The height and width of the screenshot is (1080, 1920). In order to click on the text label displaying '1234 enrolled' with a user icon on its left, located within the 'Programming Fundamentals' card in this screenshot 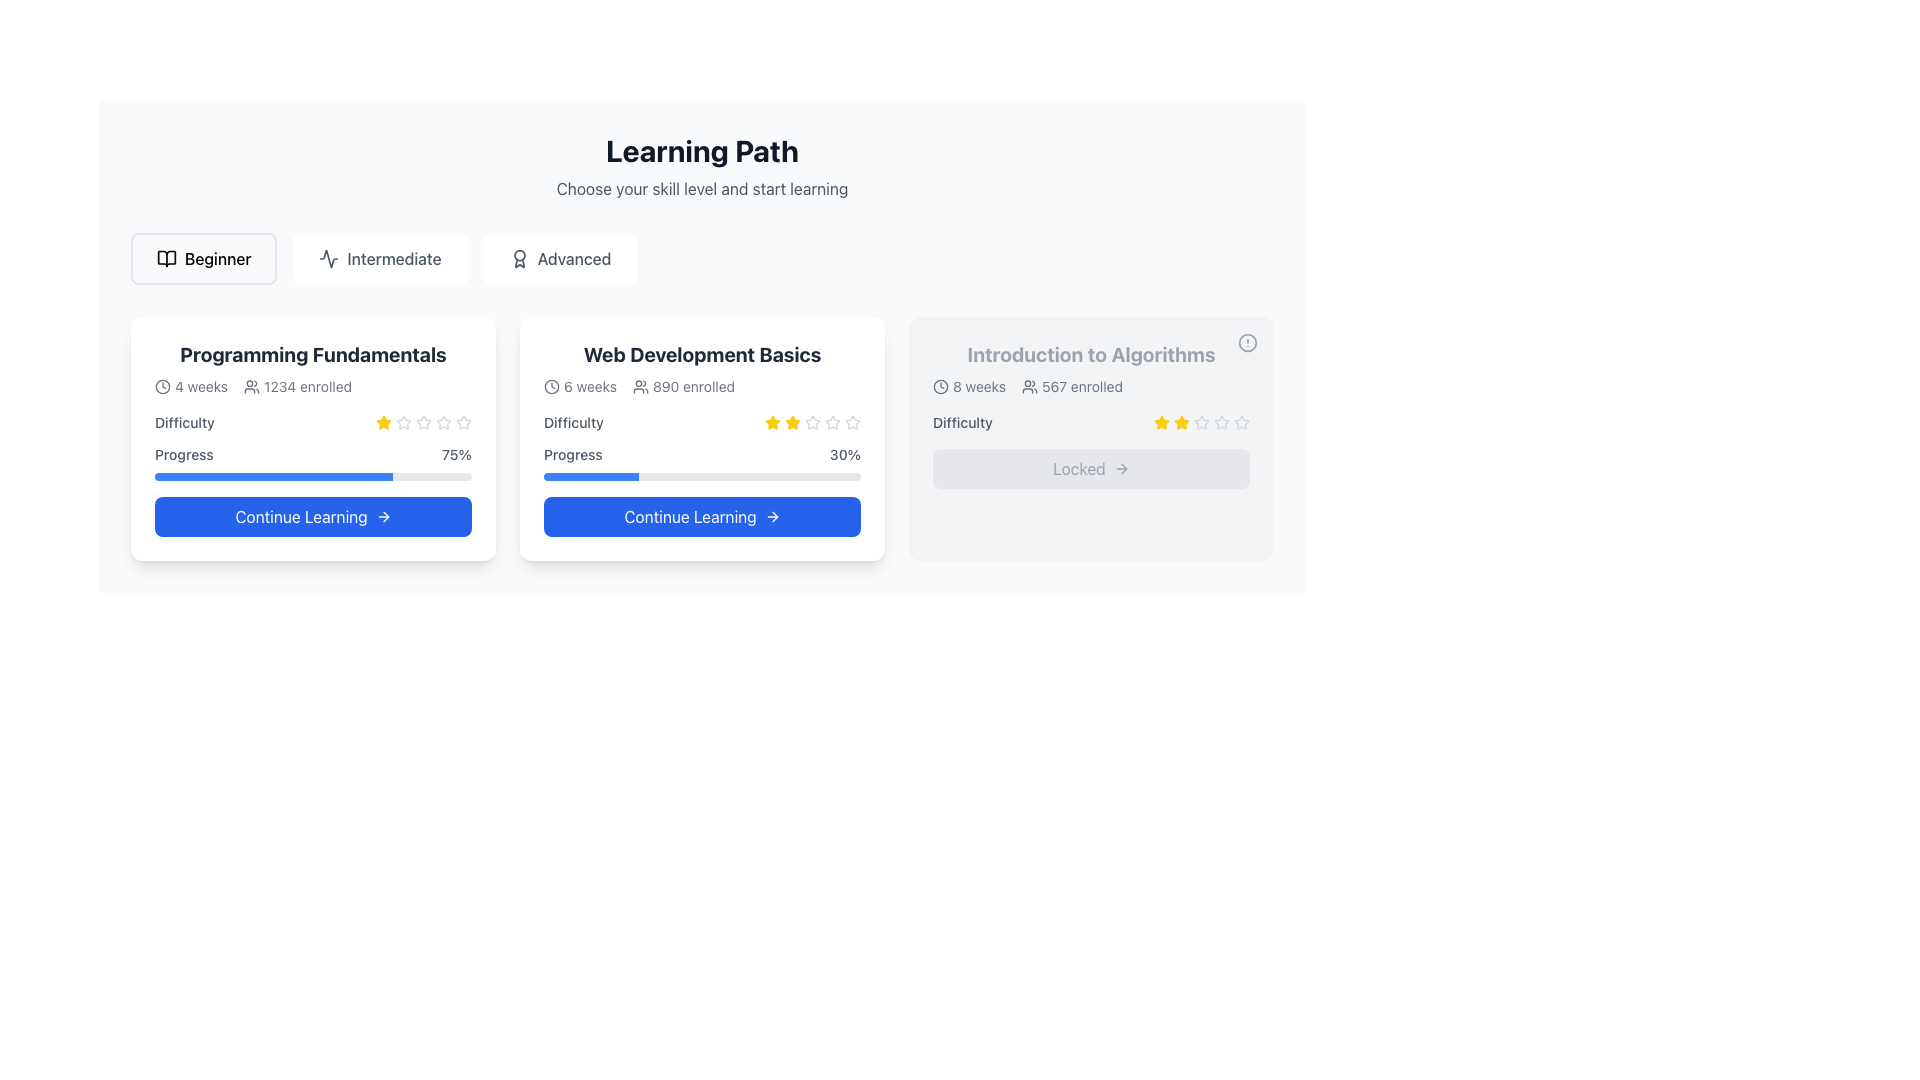, I will do `click(297, 386)`.